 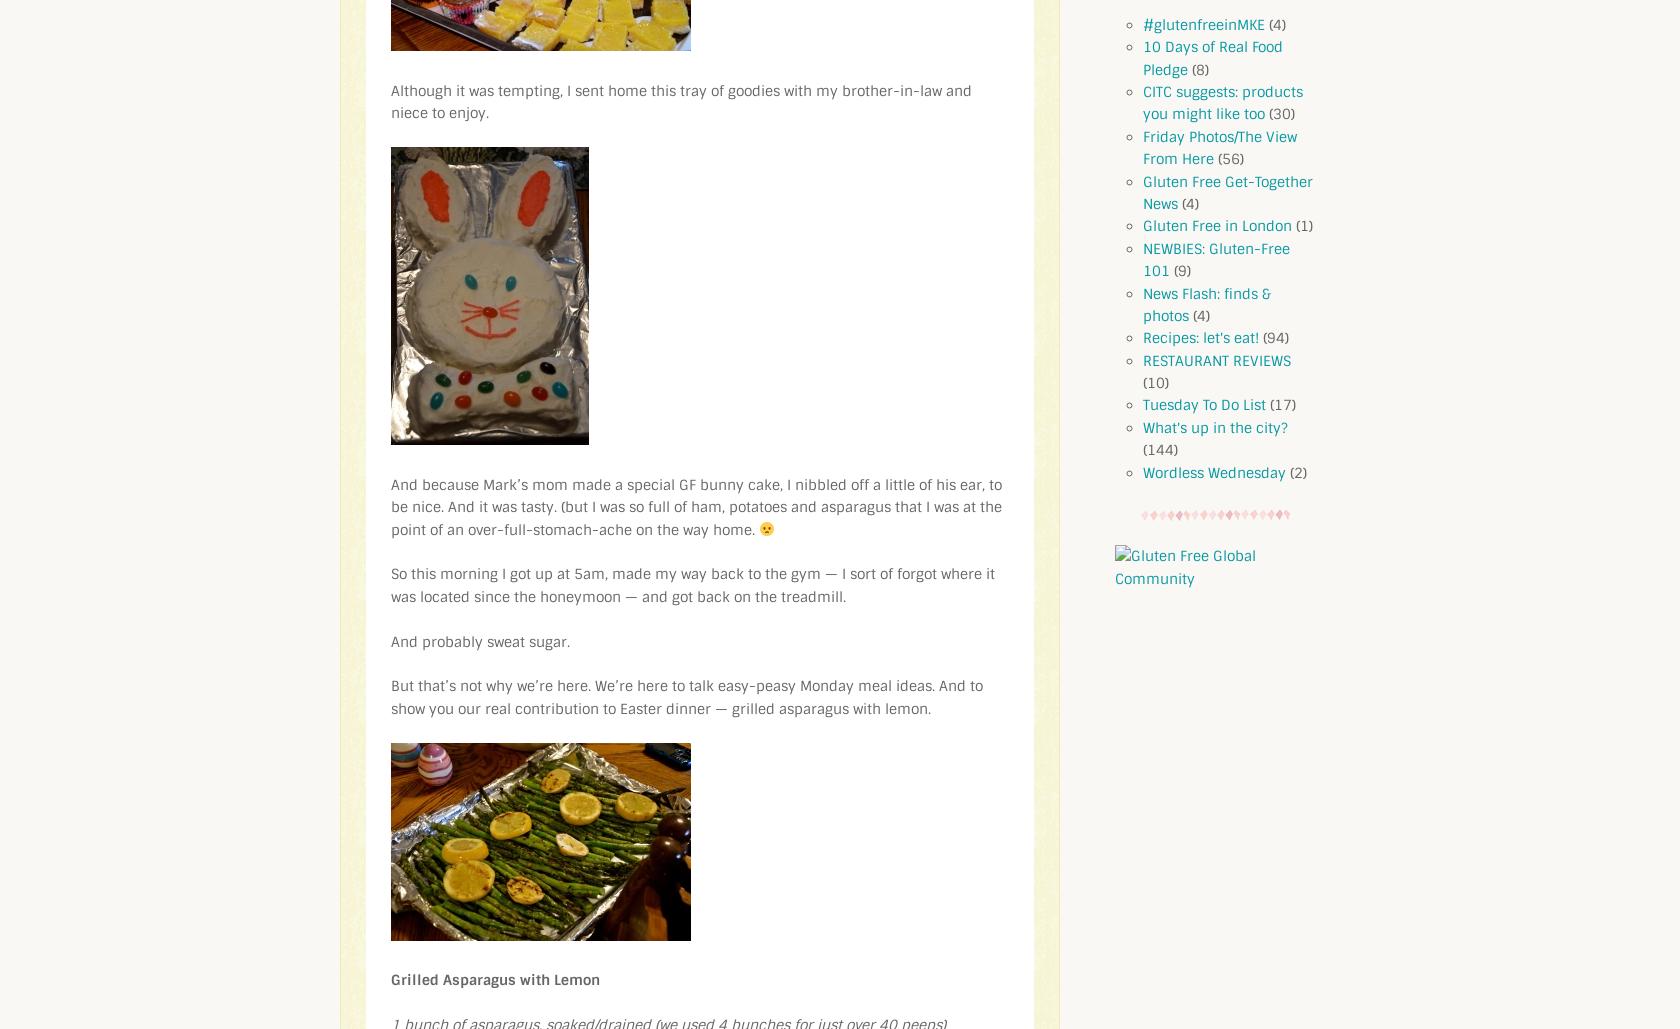 I want to click on 'CITC suggests: products you might like too', so click(x=1223, y=102).